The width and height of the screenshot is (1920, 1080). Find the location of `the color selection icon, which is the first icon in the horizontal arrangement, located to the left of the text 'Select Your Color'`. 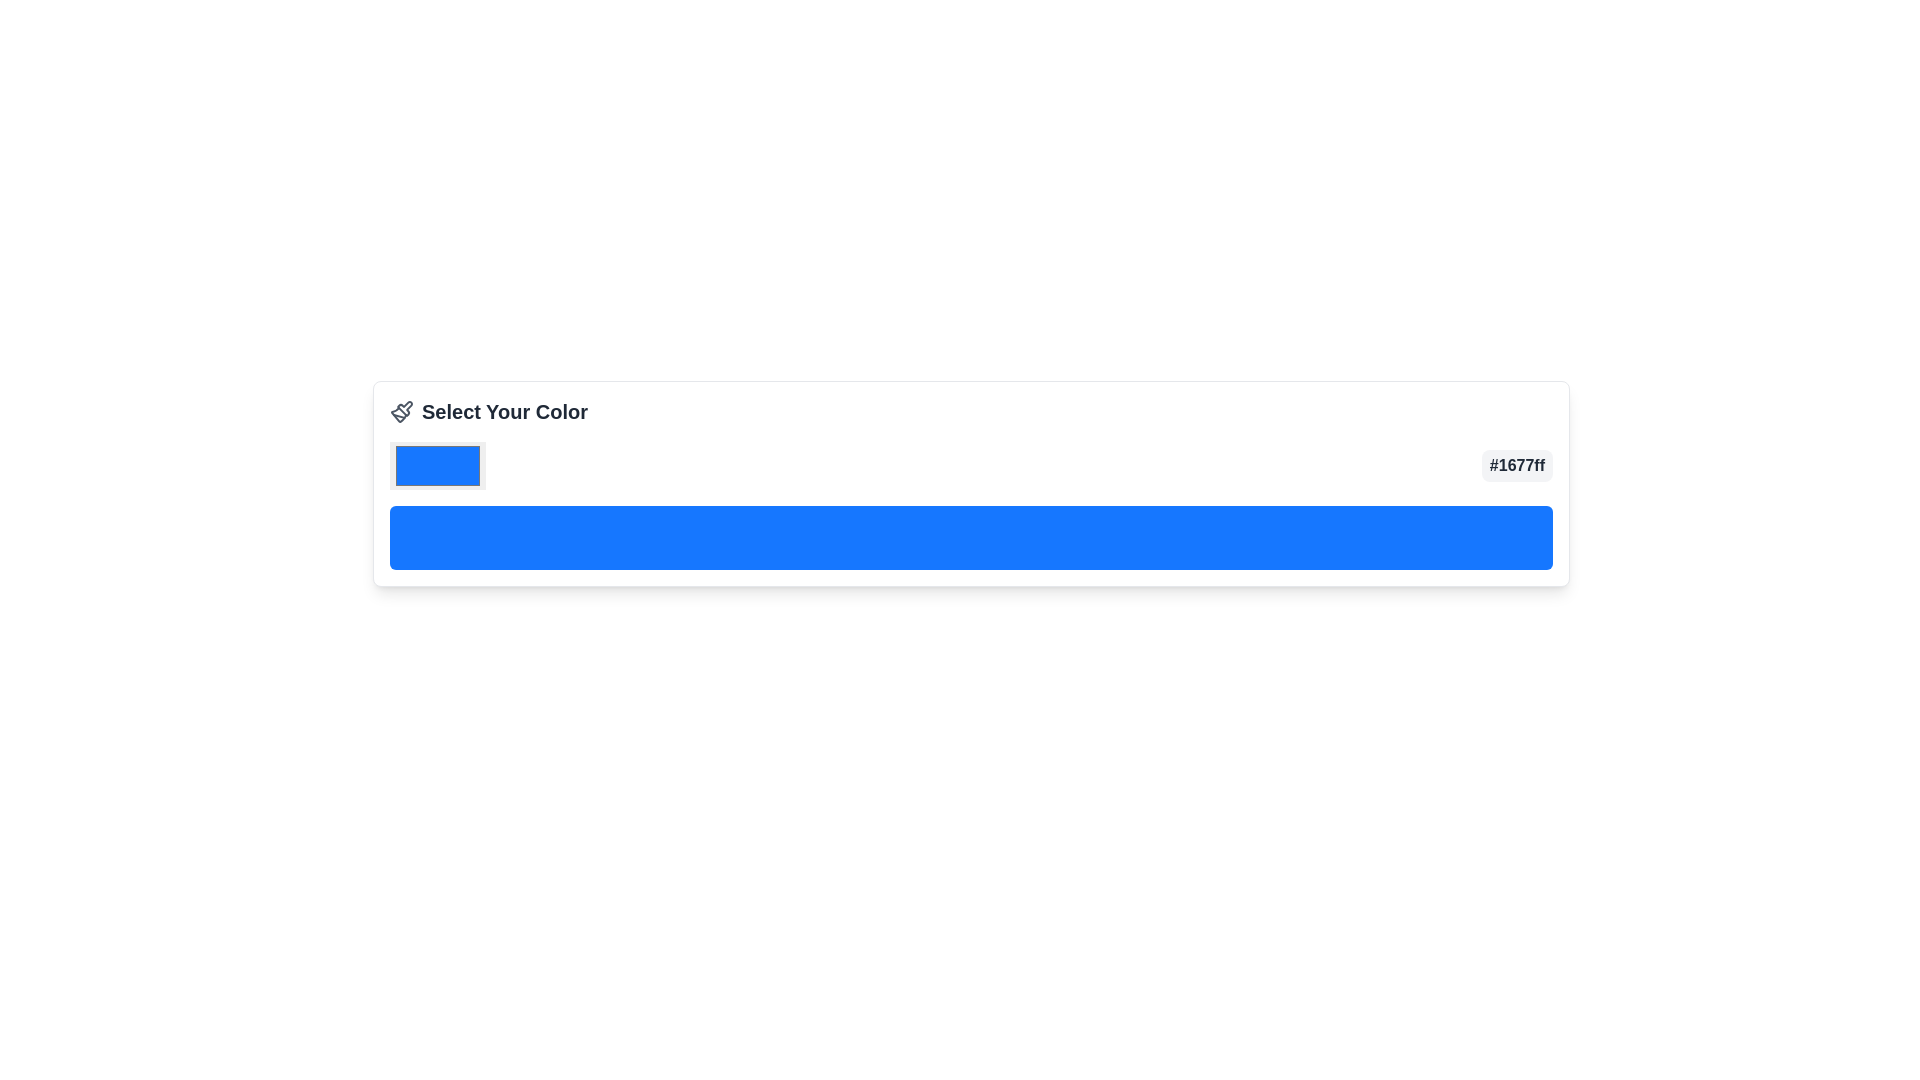

the color selection icon, which is the first icon in the horizontal arrangement, located to the left of the text 'Select Your Color' is located at coordinates (401, 411).